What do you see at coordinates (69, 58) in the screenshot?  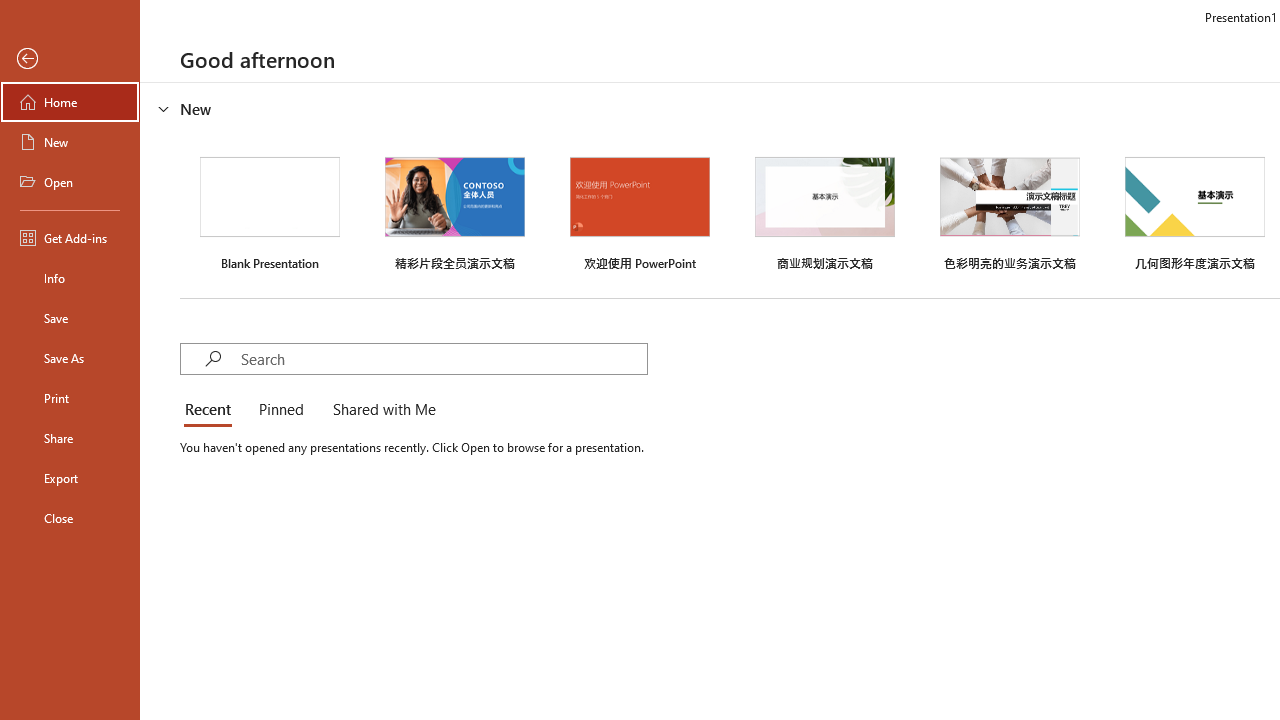 I see `'Back'` at bounding box center [69, 58].